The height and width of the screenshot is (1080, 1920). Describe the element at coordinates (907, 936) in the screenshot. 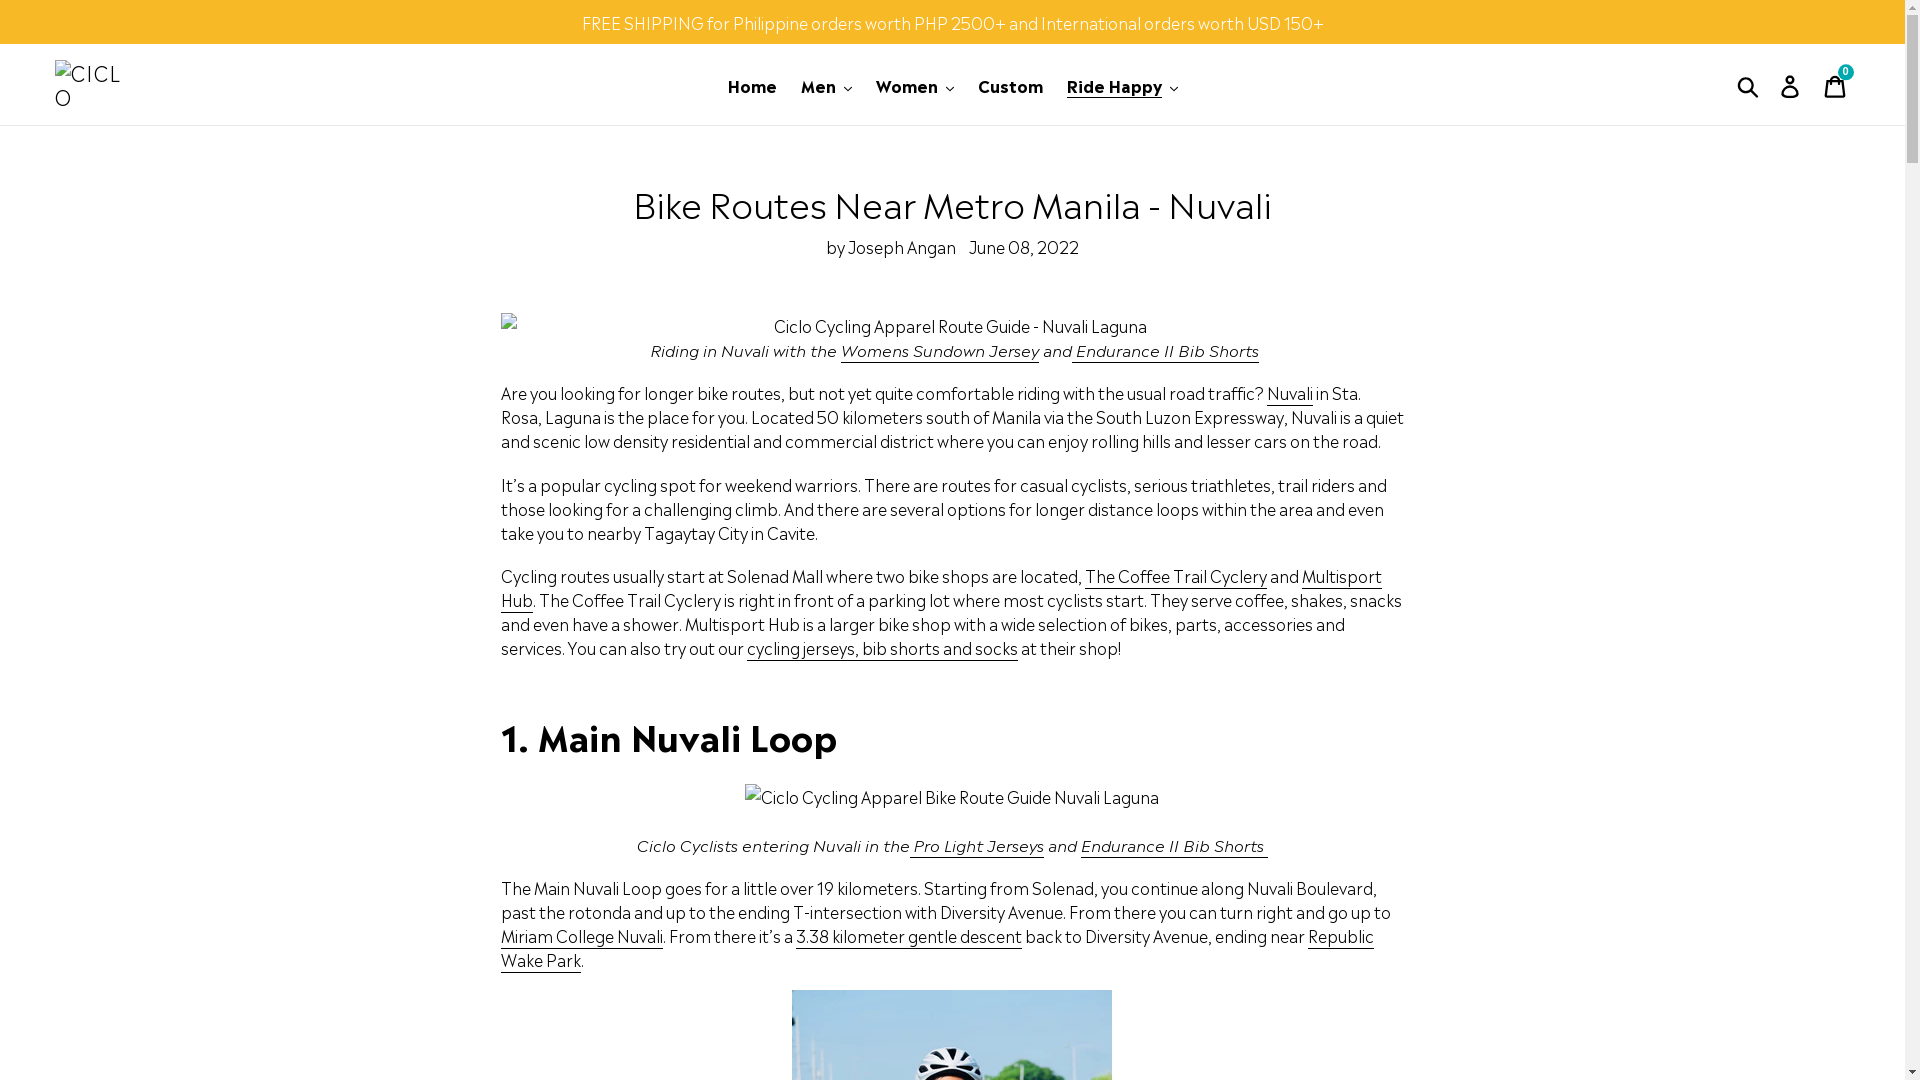

I see `'3.38 kilometer gentle descent'` at that location.